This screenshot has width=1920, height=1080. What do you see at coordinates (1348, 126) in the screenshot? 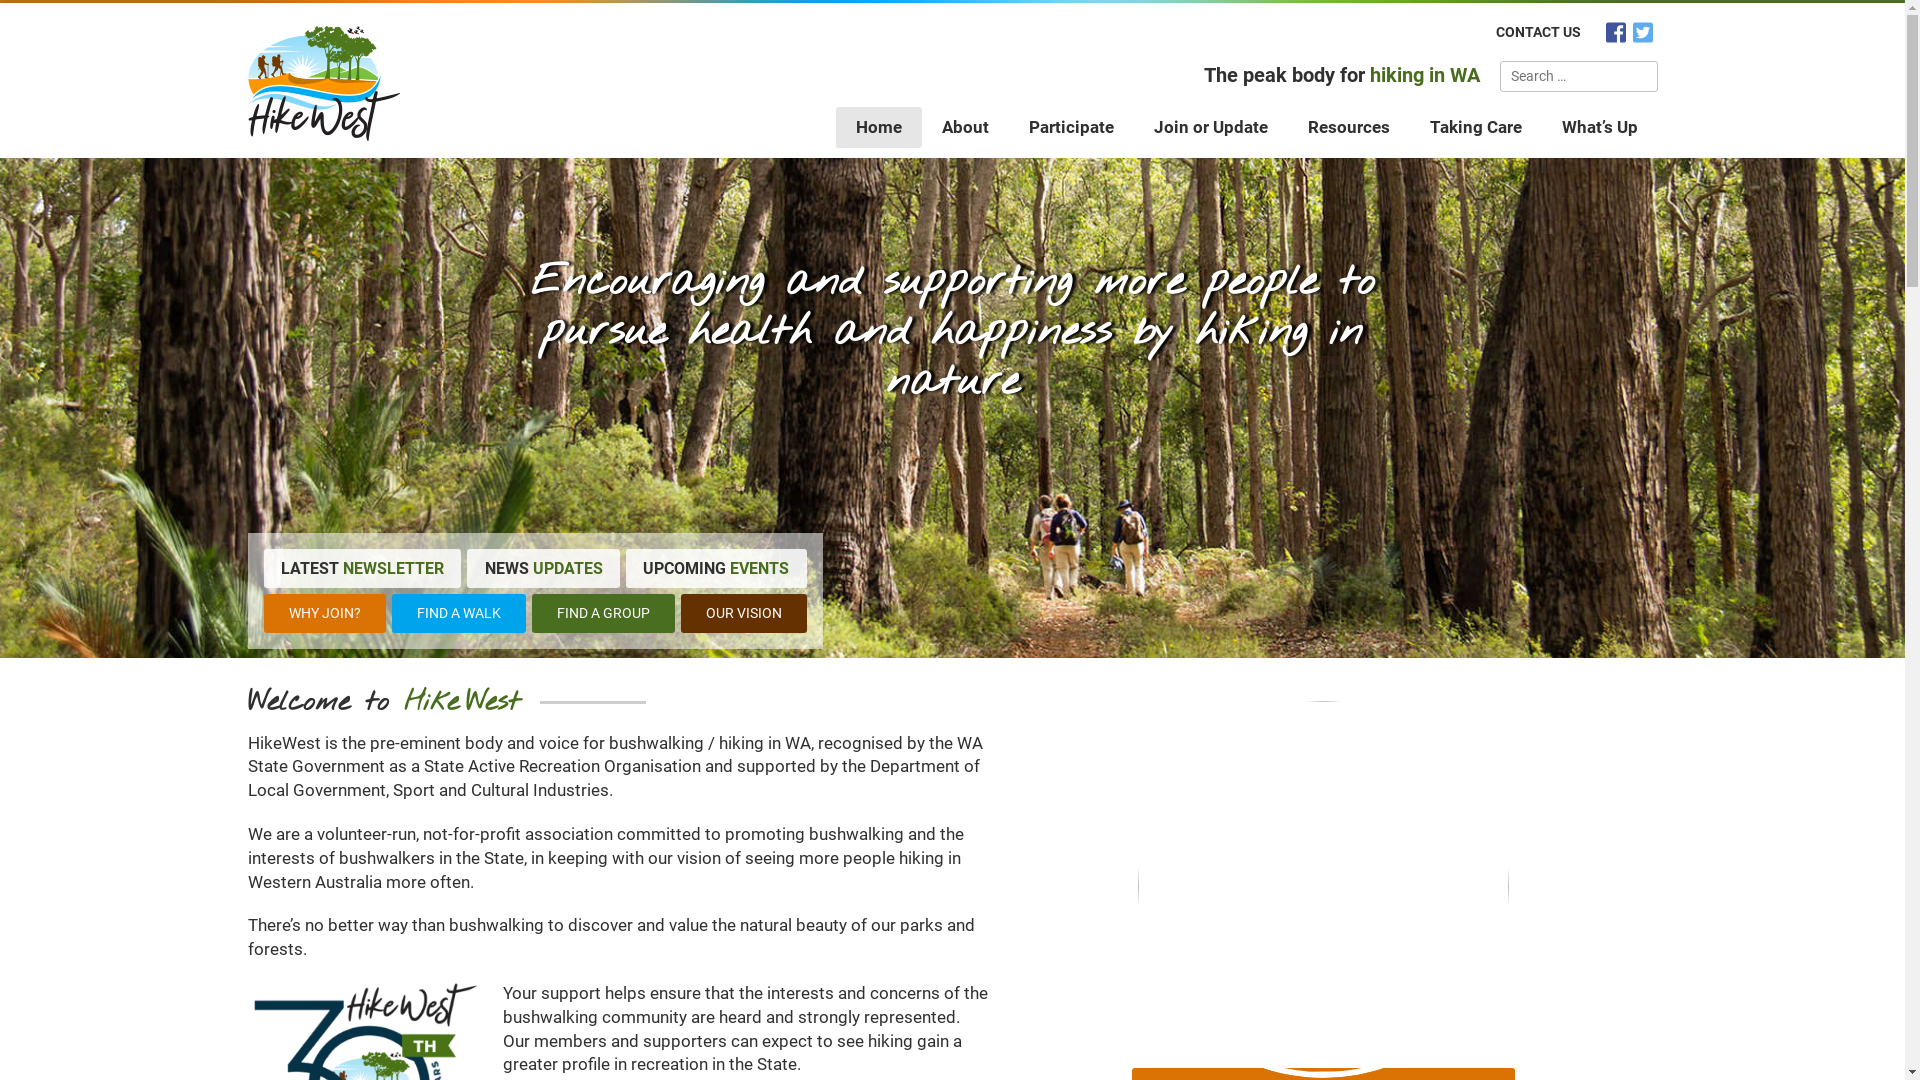
I see `'Resources'` at bounding box center [1348, 126].